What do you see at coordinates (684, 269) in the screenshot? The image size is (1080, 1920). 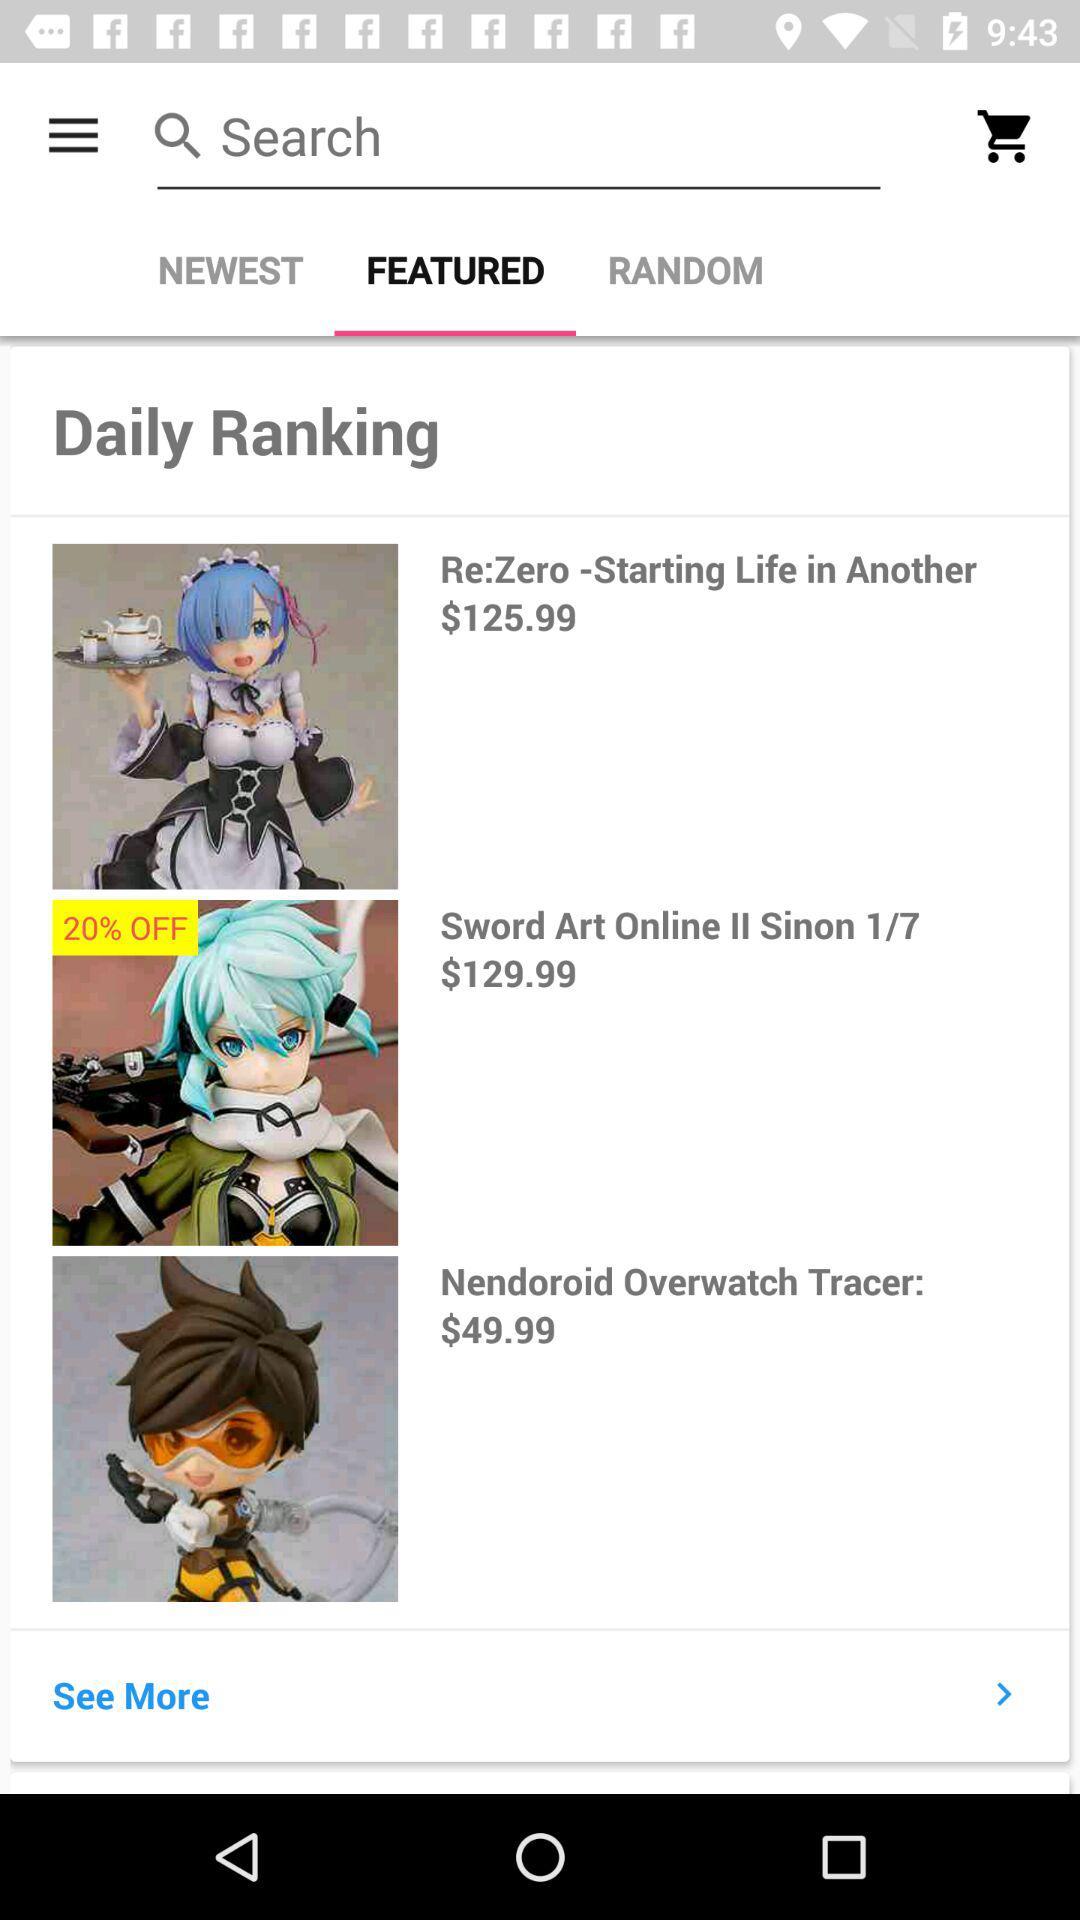 I see `item to the right of the featured` at bounding box center [684, 269].